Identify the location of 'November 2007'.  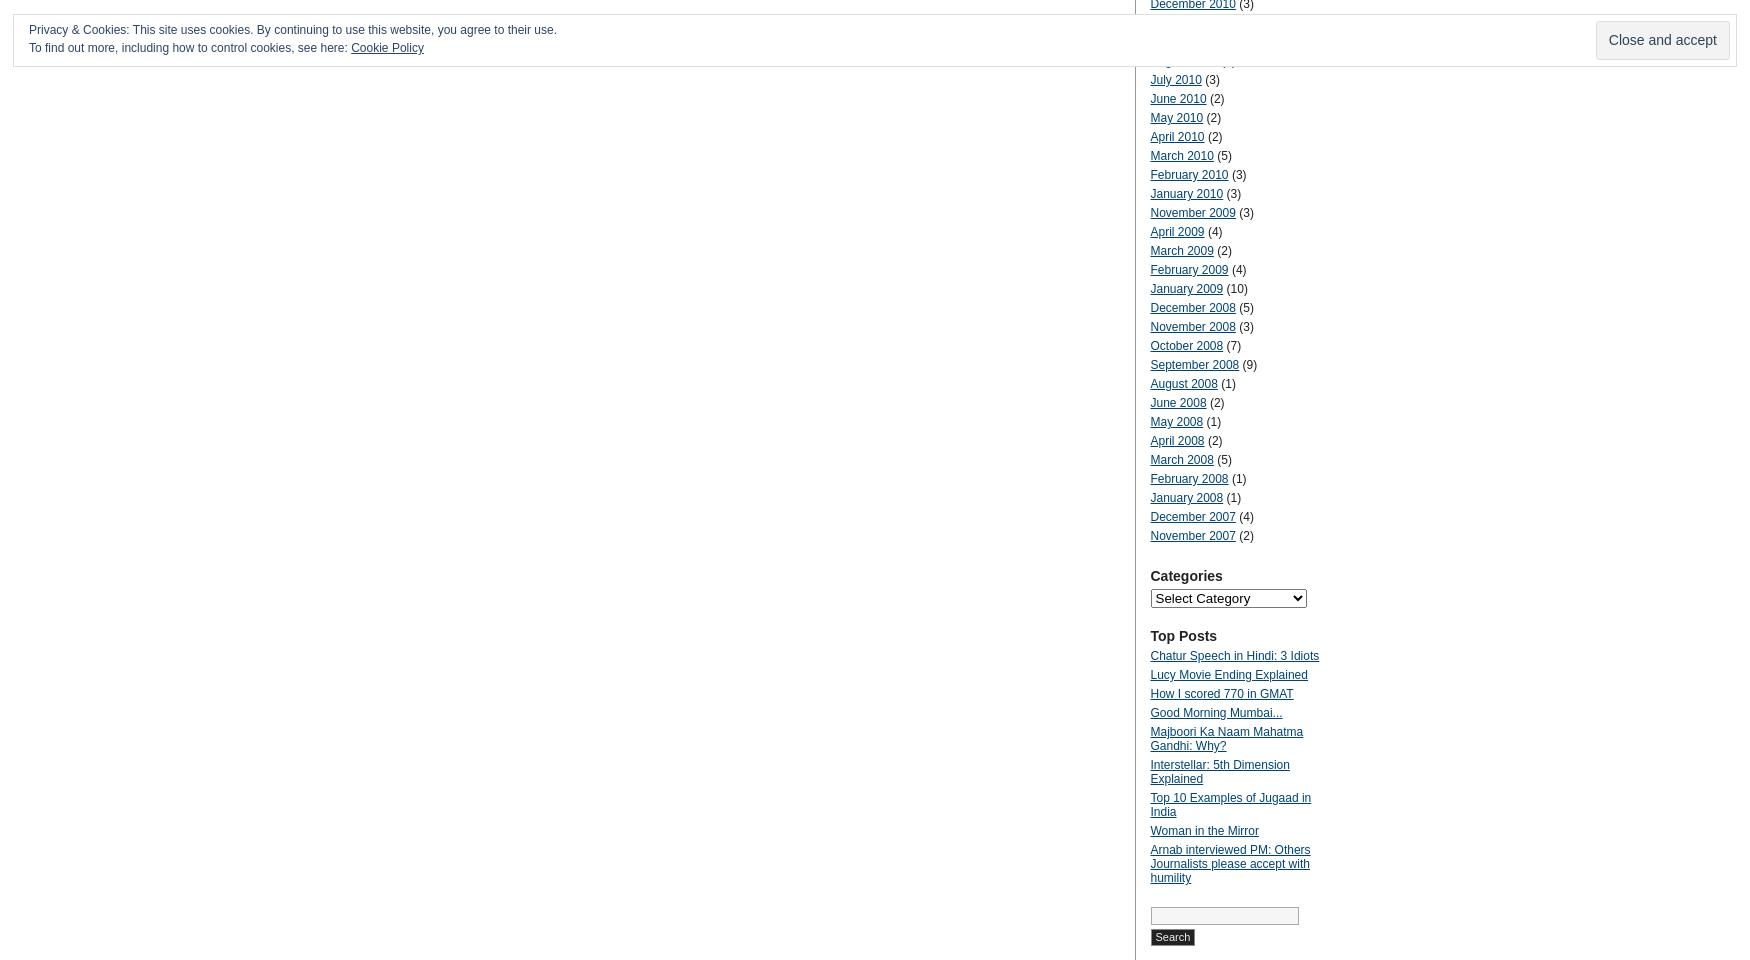
(1192, 534).